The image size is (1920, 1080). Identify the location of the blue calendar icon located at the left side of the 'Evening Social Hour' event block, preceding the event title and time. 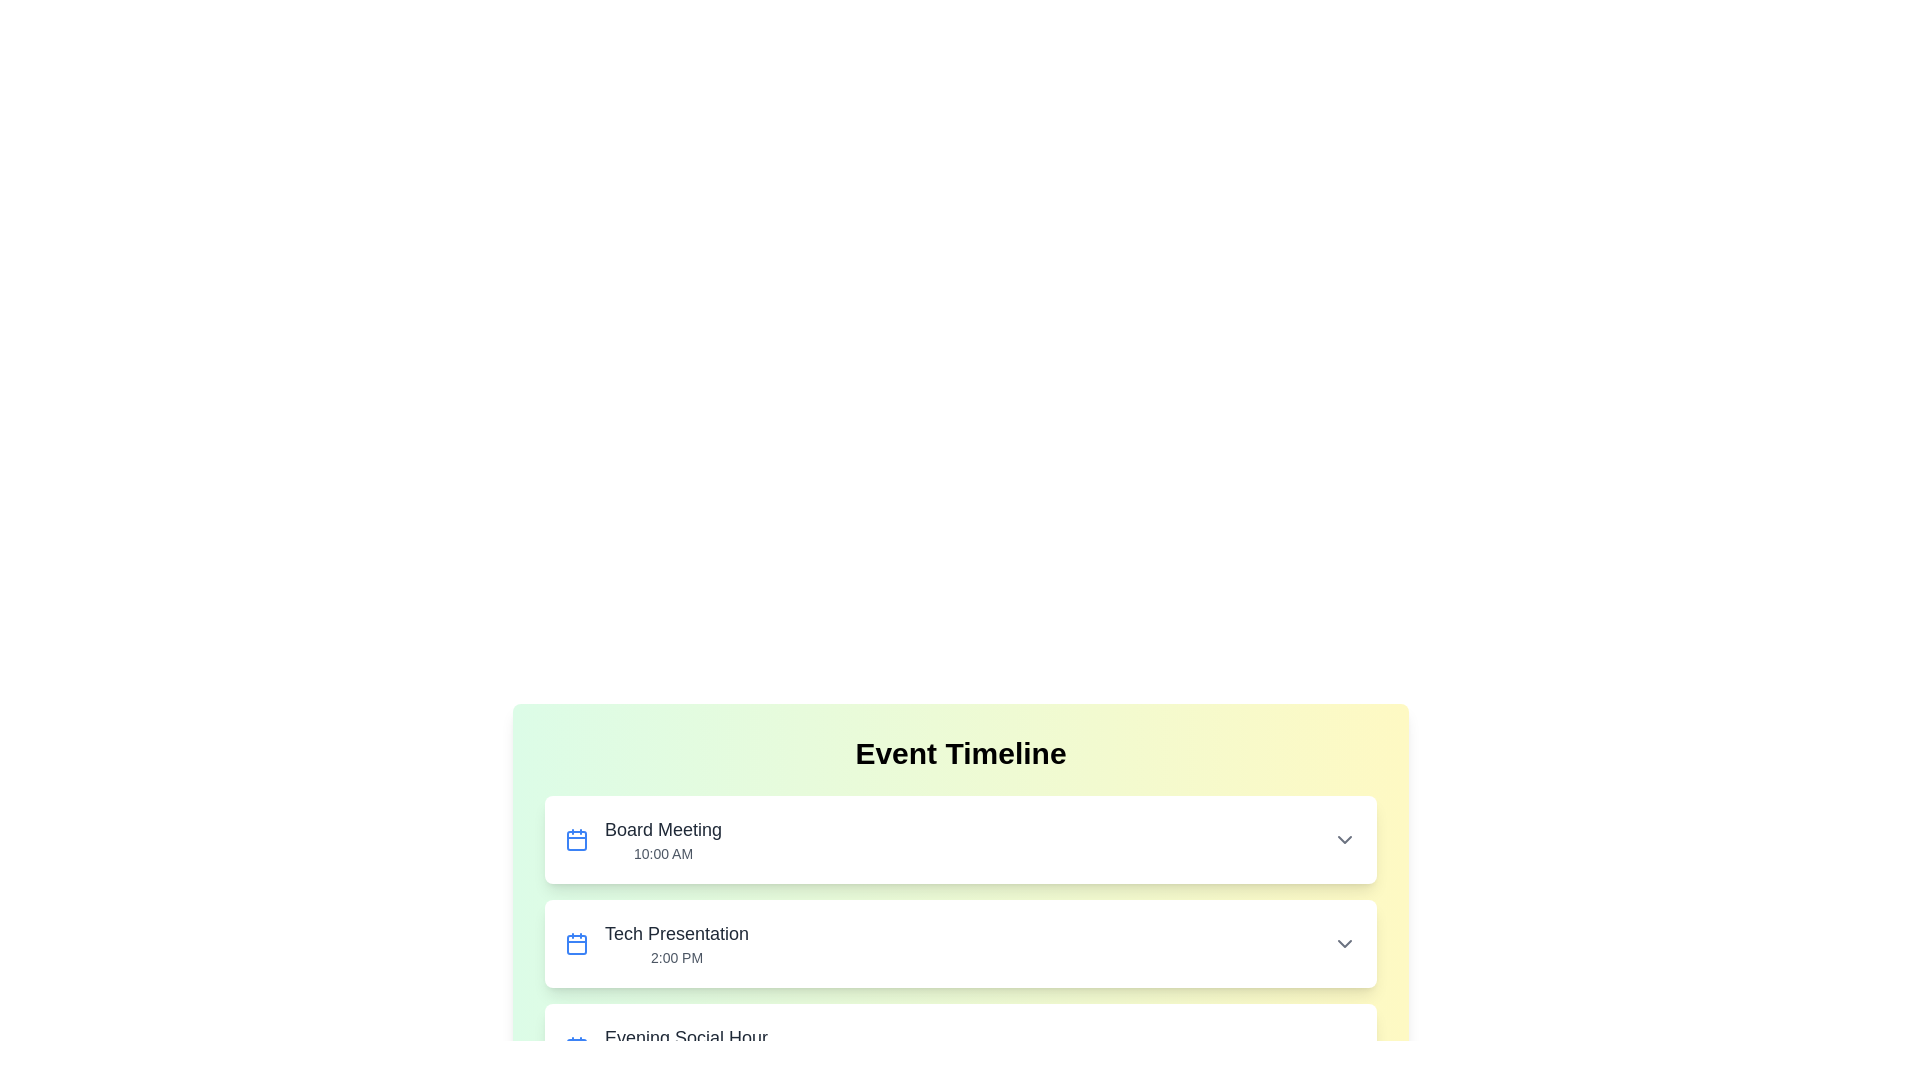
(575, 1047).